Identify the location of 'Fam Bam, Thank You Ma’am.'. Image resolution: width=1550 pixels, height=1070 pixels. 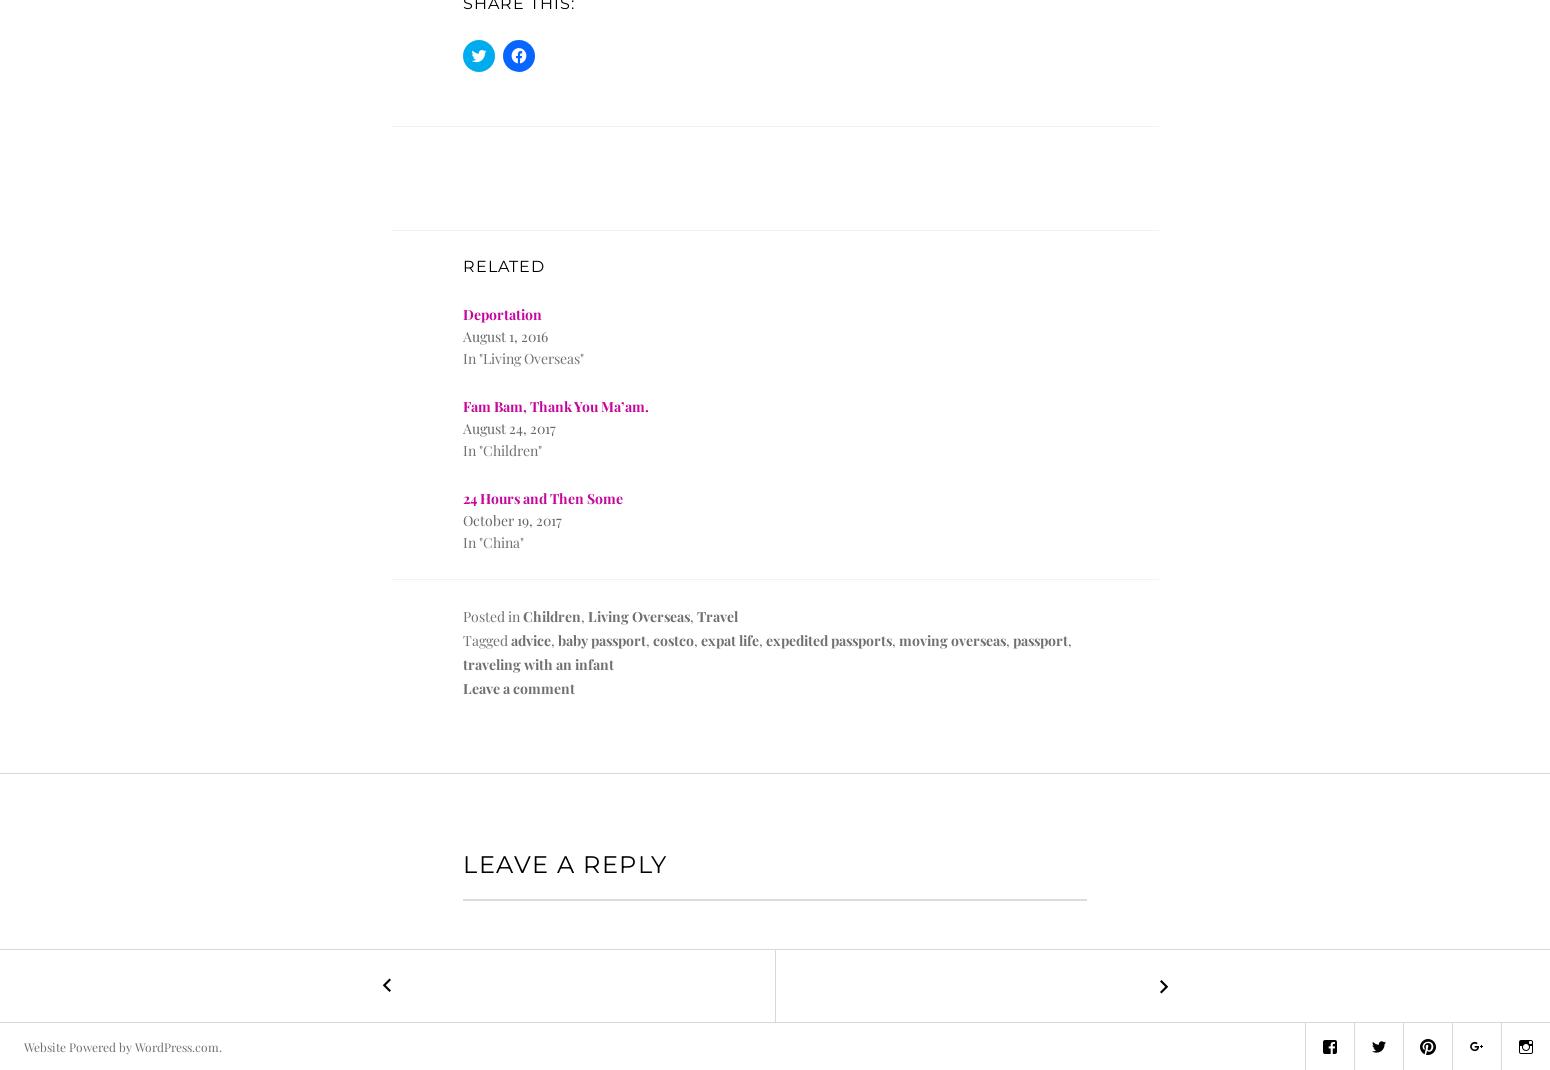
(462, 405).